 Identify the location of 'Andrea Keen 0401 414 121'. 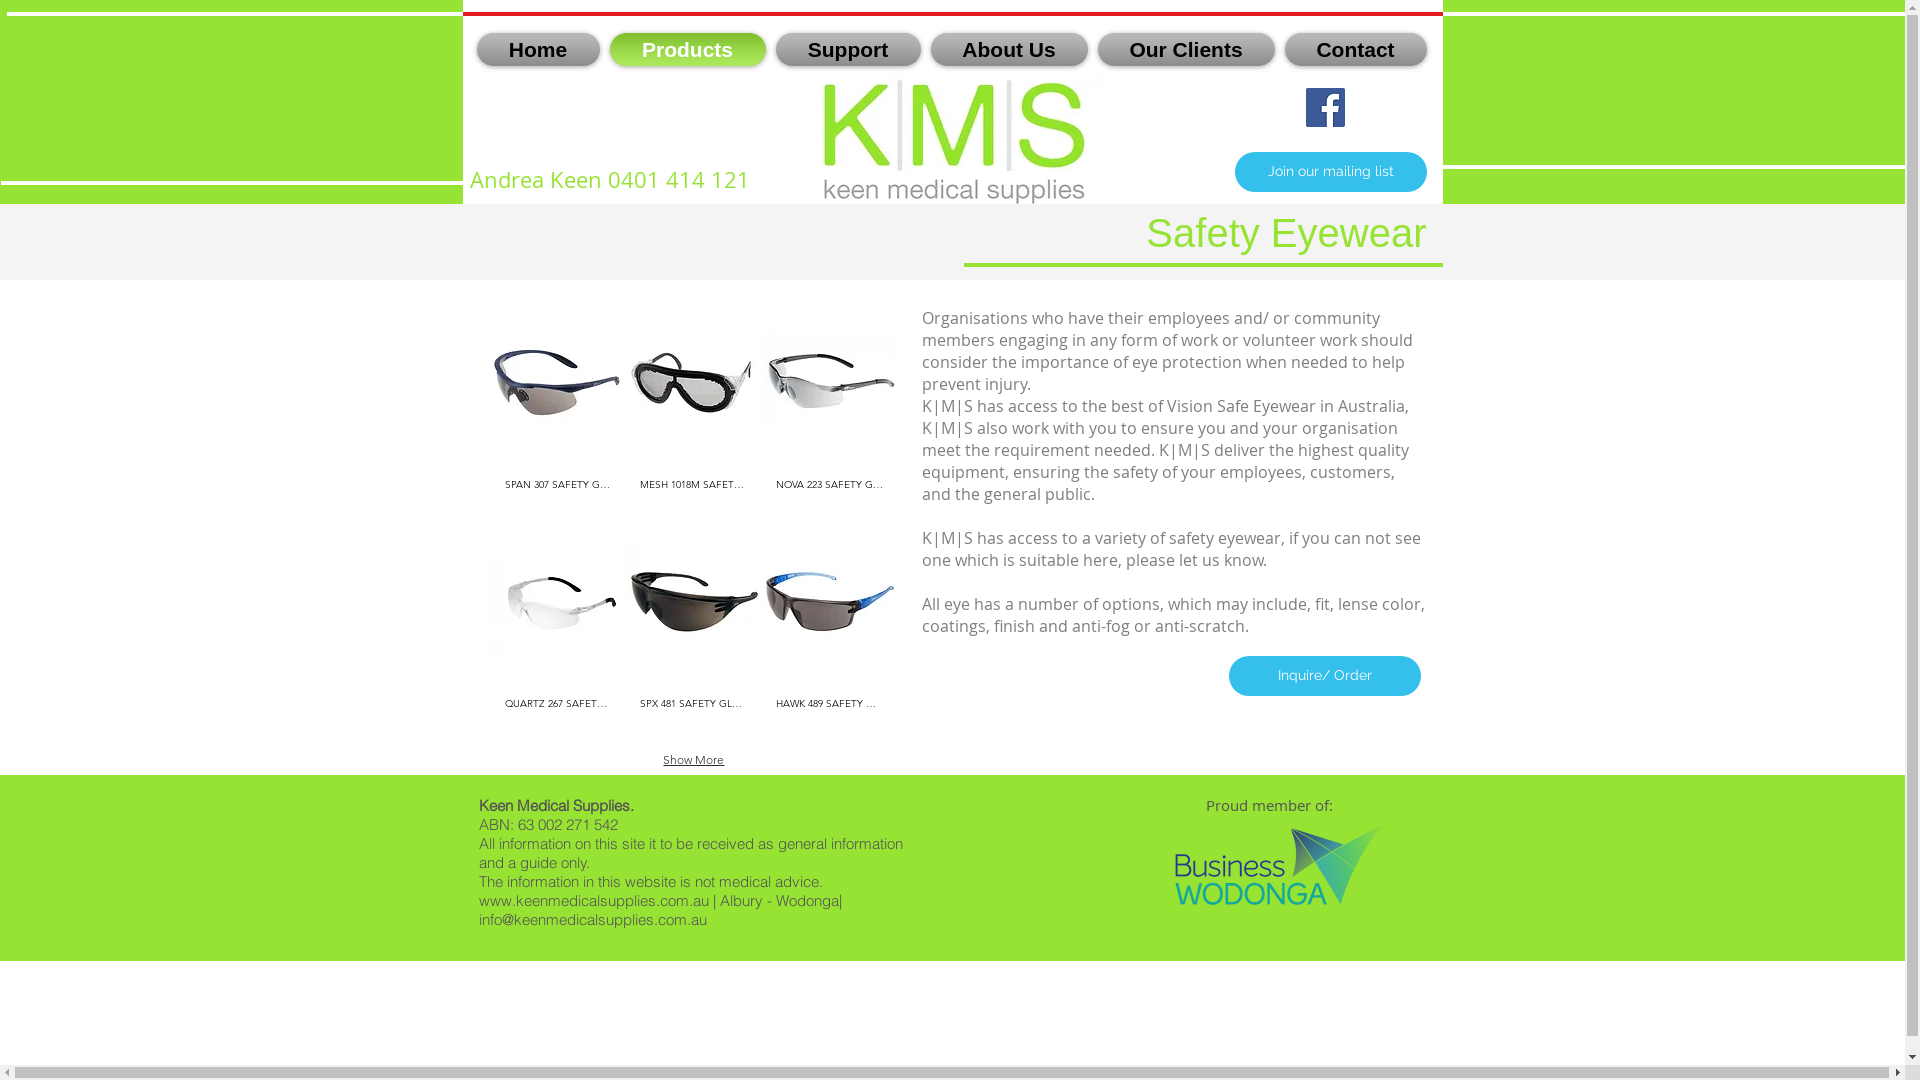
(608, 180).